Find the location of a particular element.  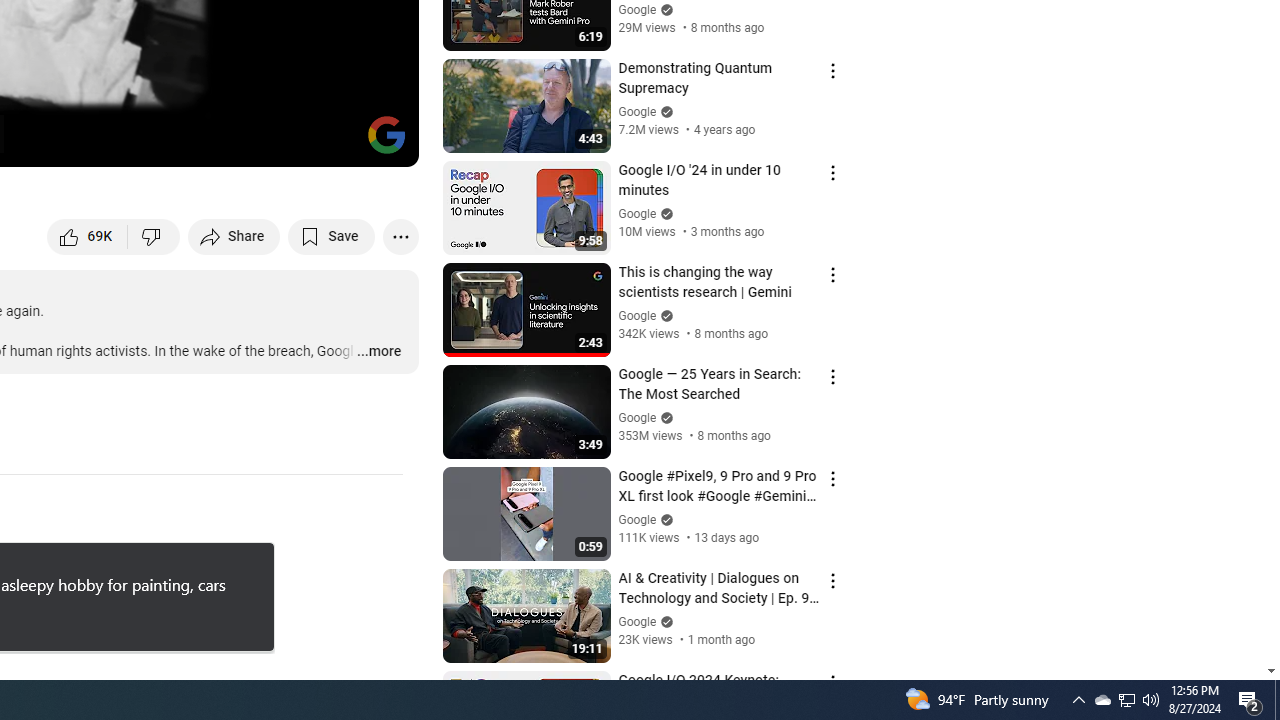

'Dislike this video' is located at coordinates (153, 235).